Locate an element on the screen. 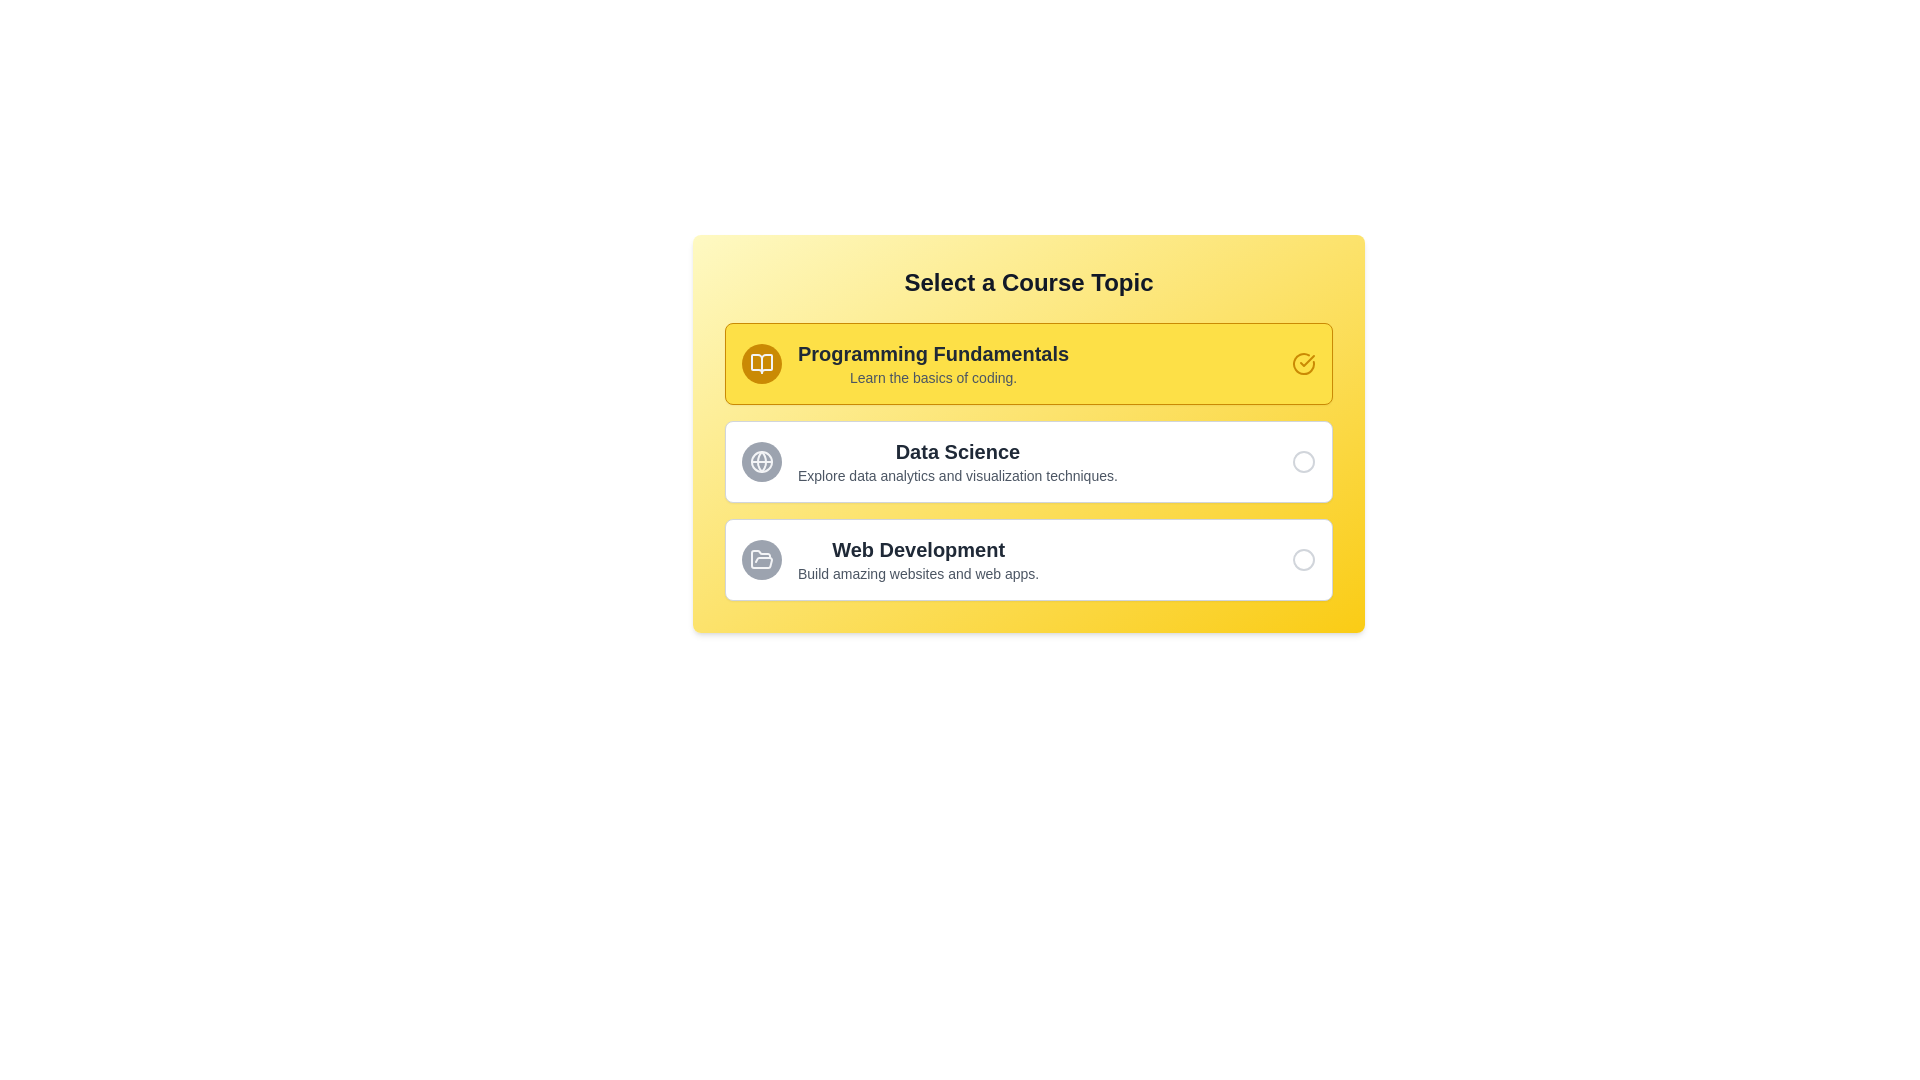 This screenshot has width=1920, height=1080. the text describing the 'Web Development' course, located within the third option of the course topic selection interface is located at coordinates (917, 574).